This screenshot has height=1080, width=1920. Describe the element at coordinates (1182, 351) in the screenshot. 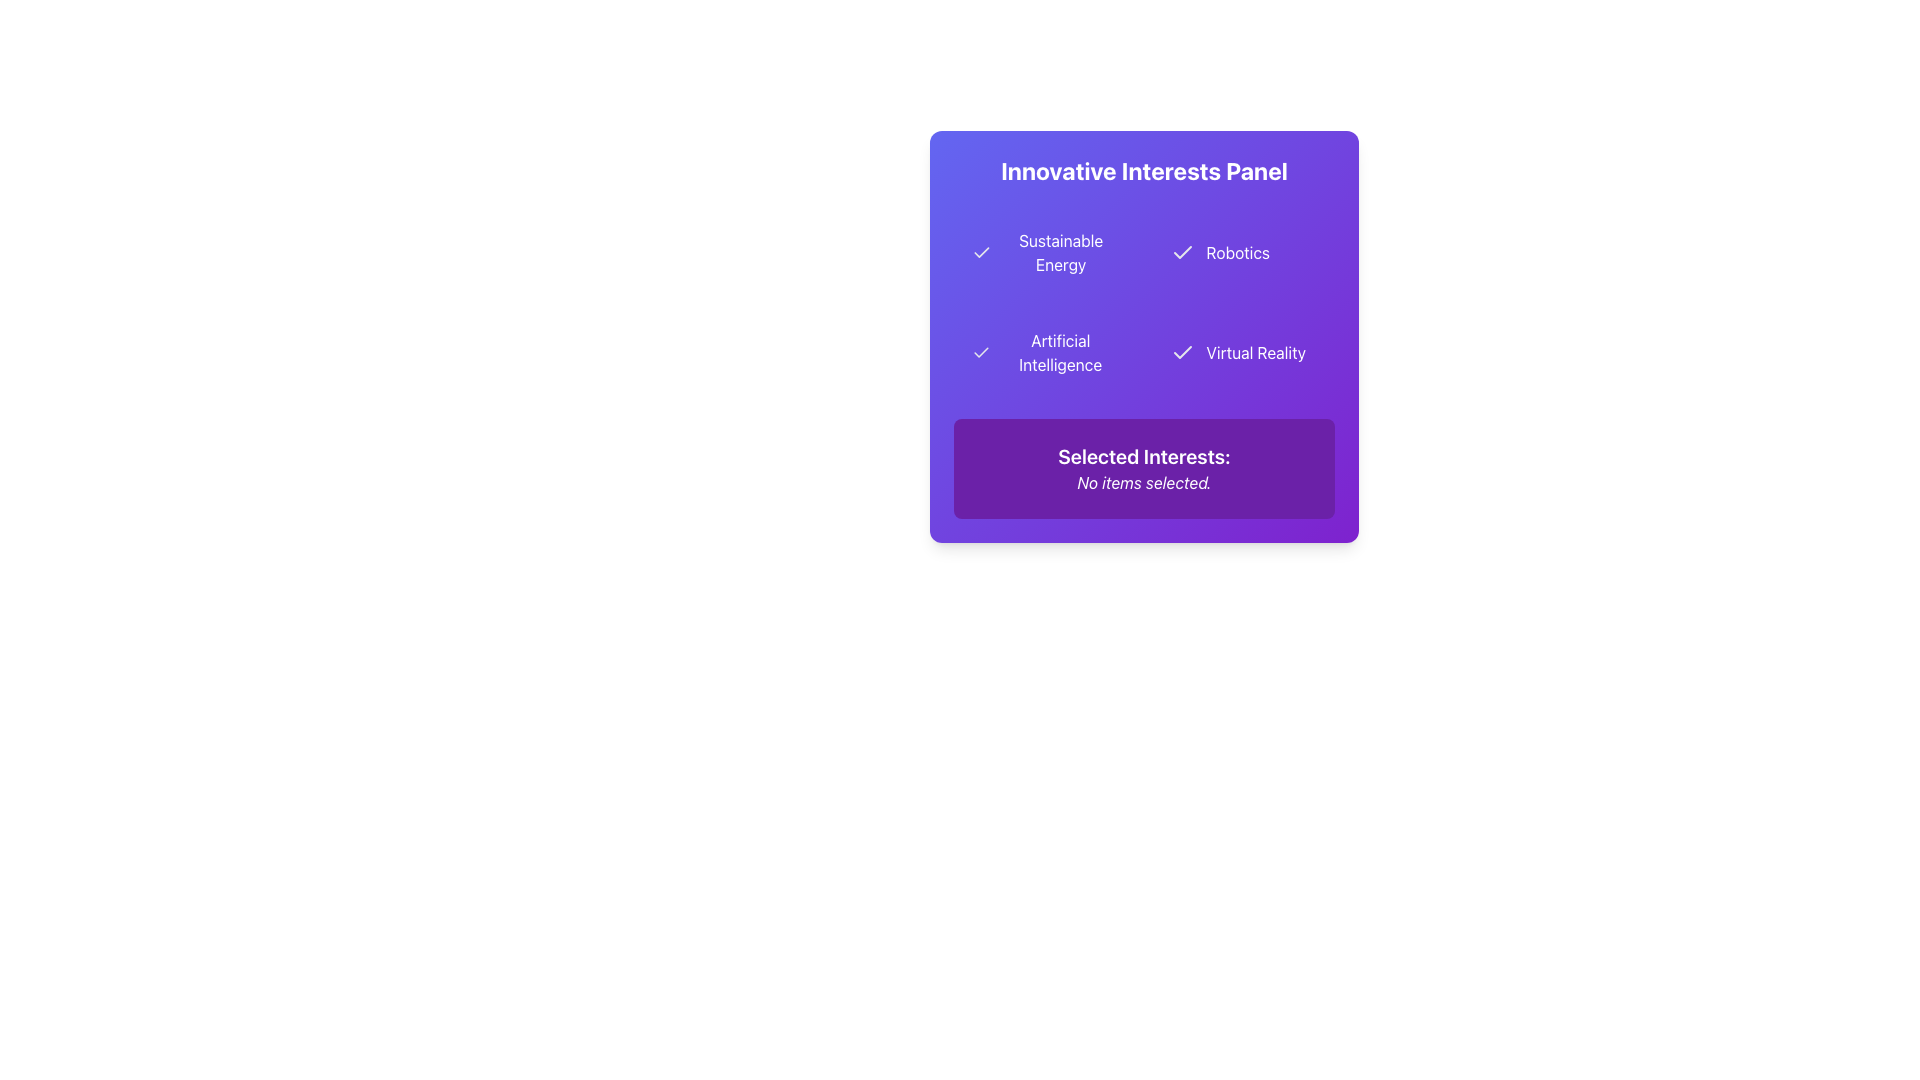

I see `the checkmark icon located next to the text label 'Virtual Reality' within the purple gradient panel` at that location.